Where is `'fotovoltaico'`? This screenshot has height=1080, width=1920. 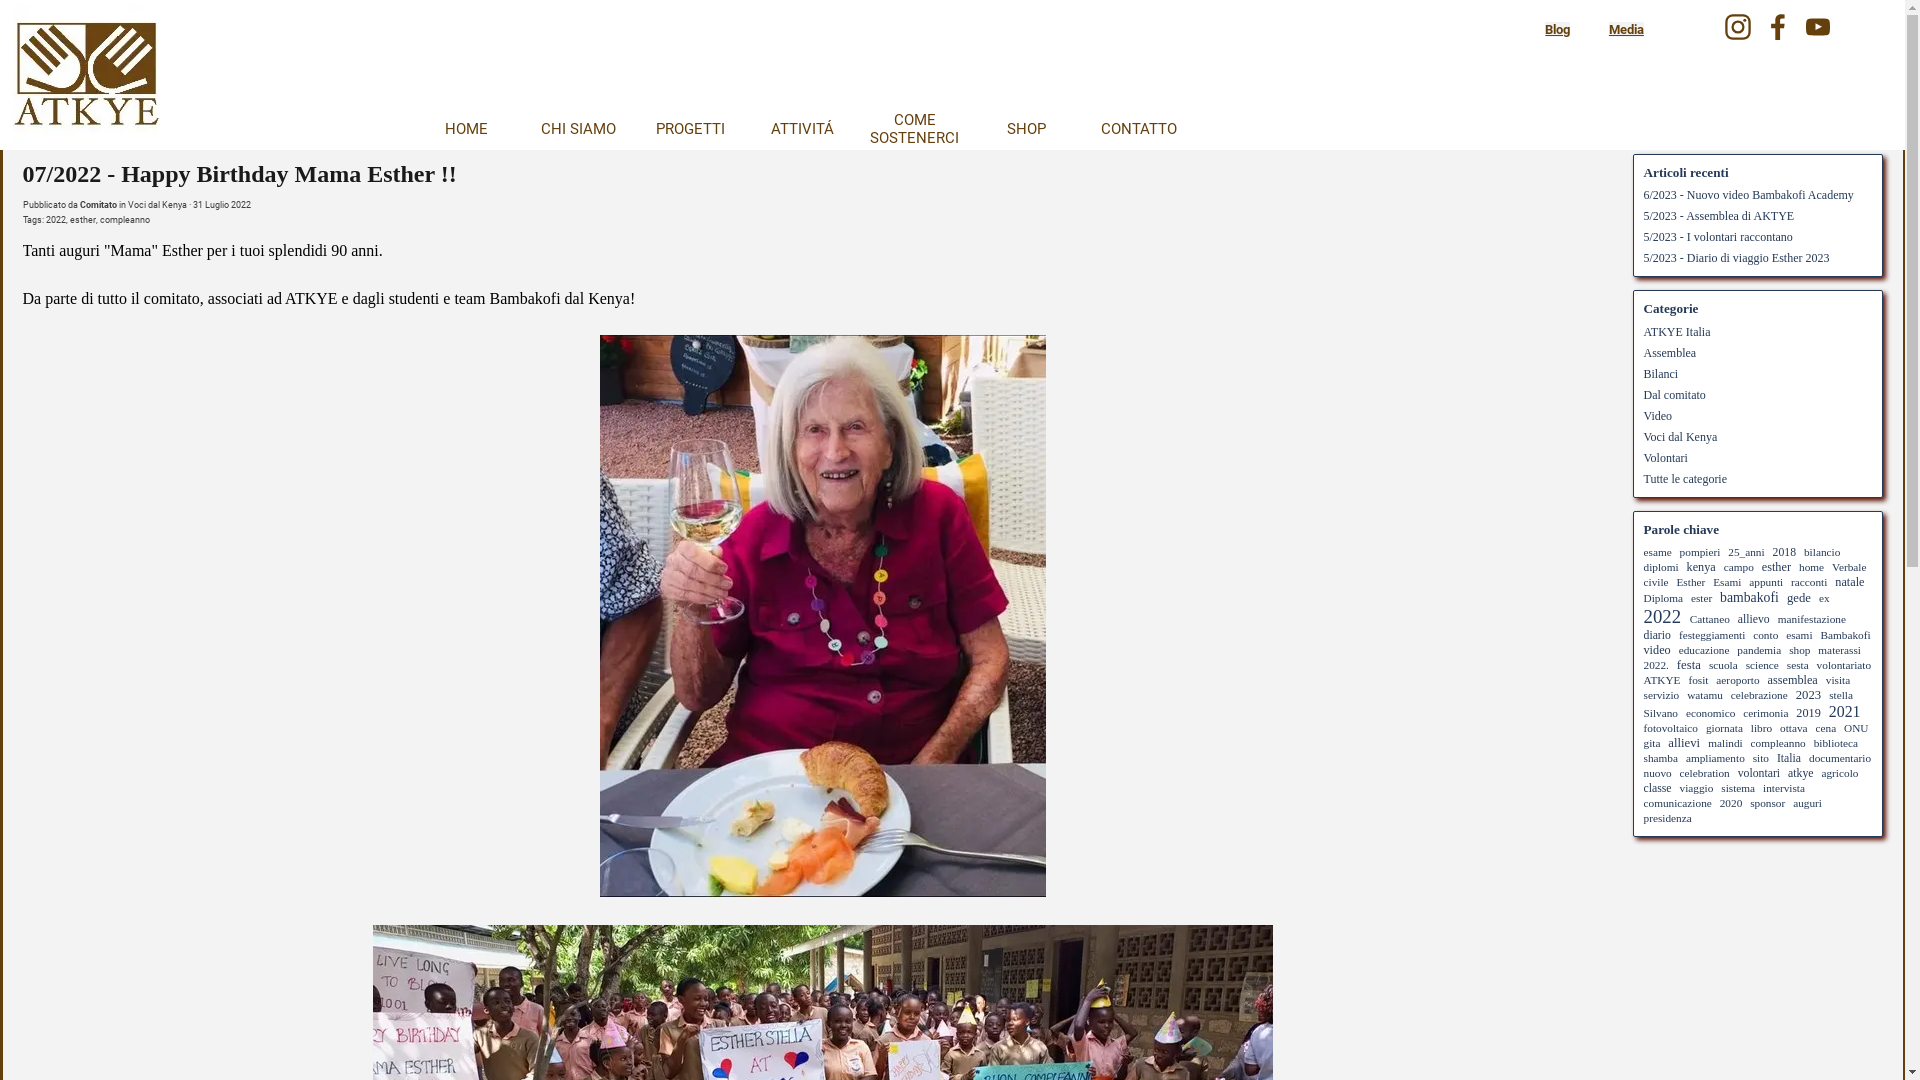
'fotovoltaico' is located at coordinates (1643, 728).